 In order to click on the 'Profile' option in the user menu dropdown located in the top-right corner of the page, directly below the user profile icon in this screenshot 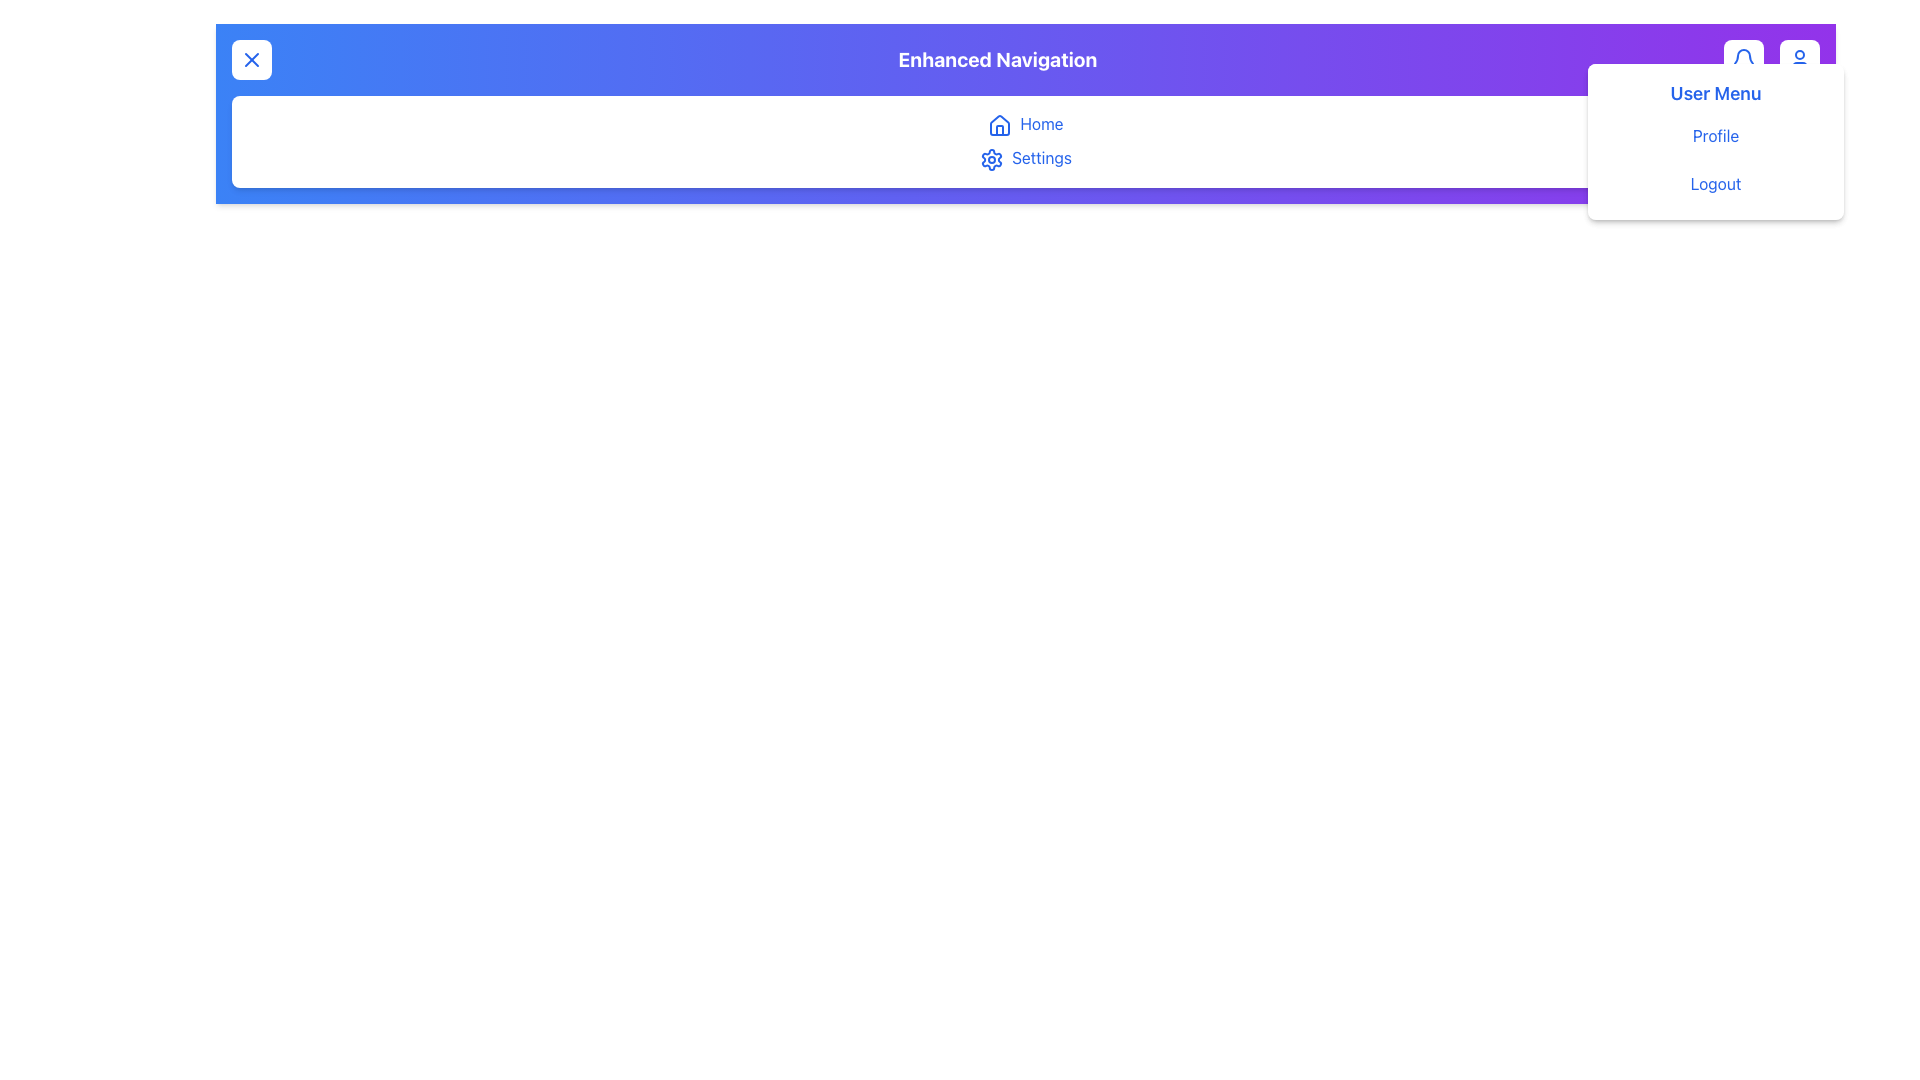, I will do `click(1715, 141)`.